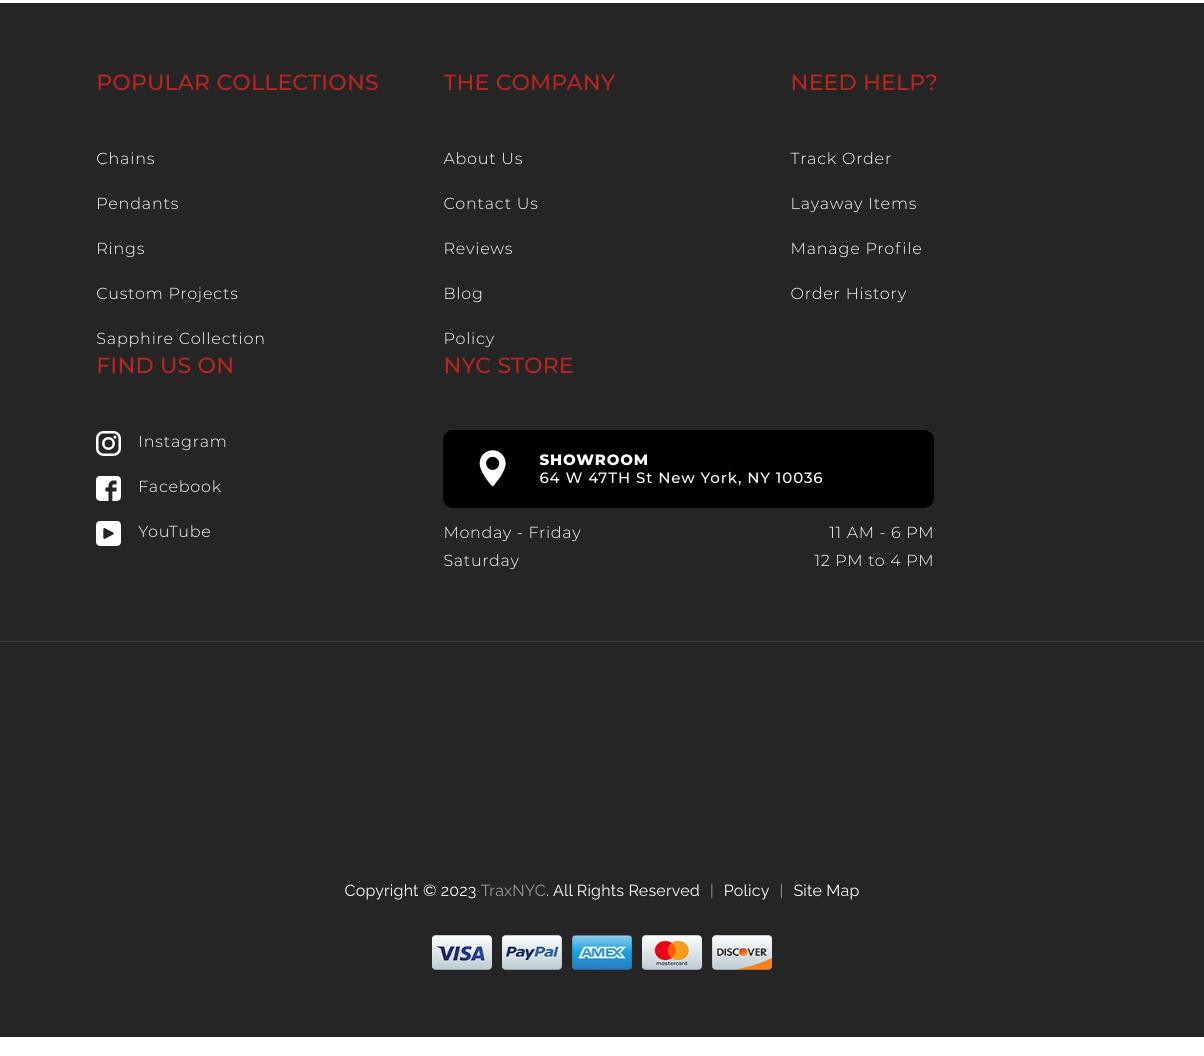 Image resolution: width=1204 pixels, height=1056 pixels. What do you see at coordinates (507, 364) in the screenshot?
I see `'NYC Store'` at bounding box center [507, 364].